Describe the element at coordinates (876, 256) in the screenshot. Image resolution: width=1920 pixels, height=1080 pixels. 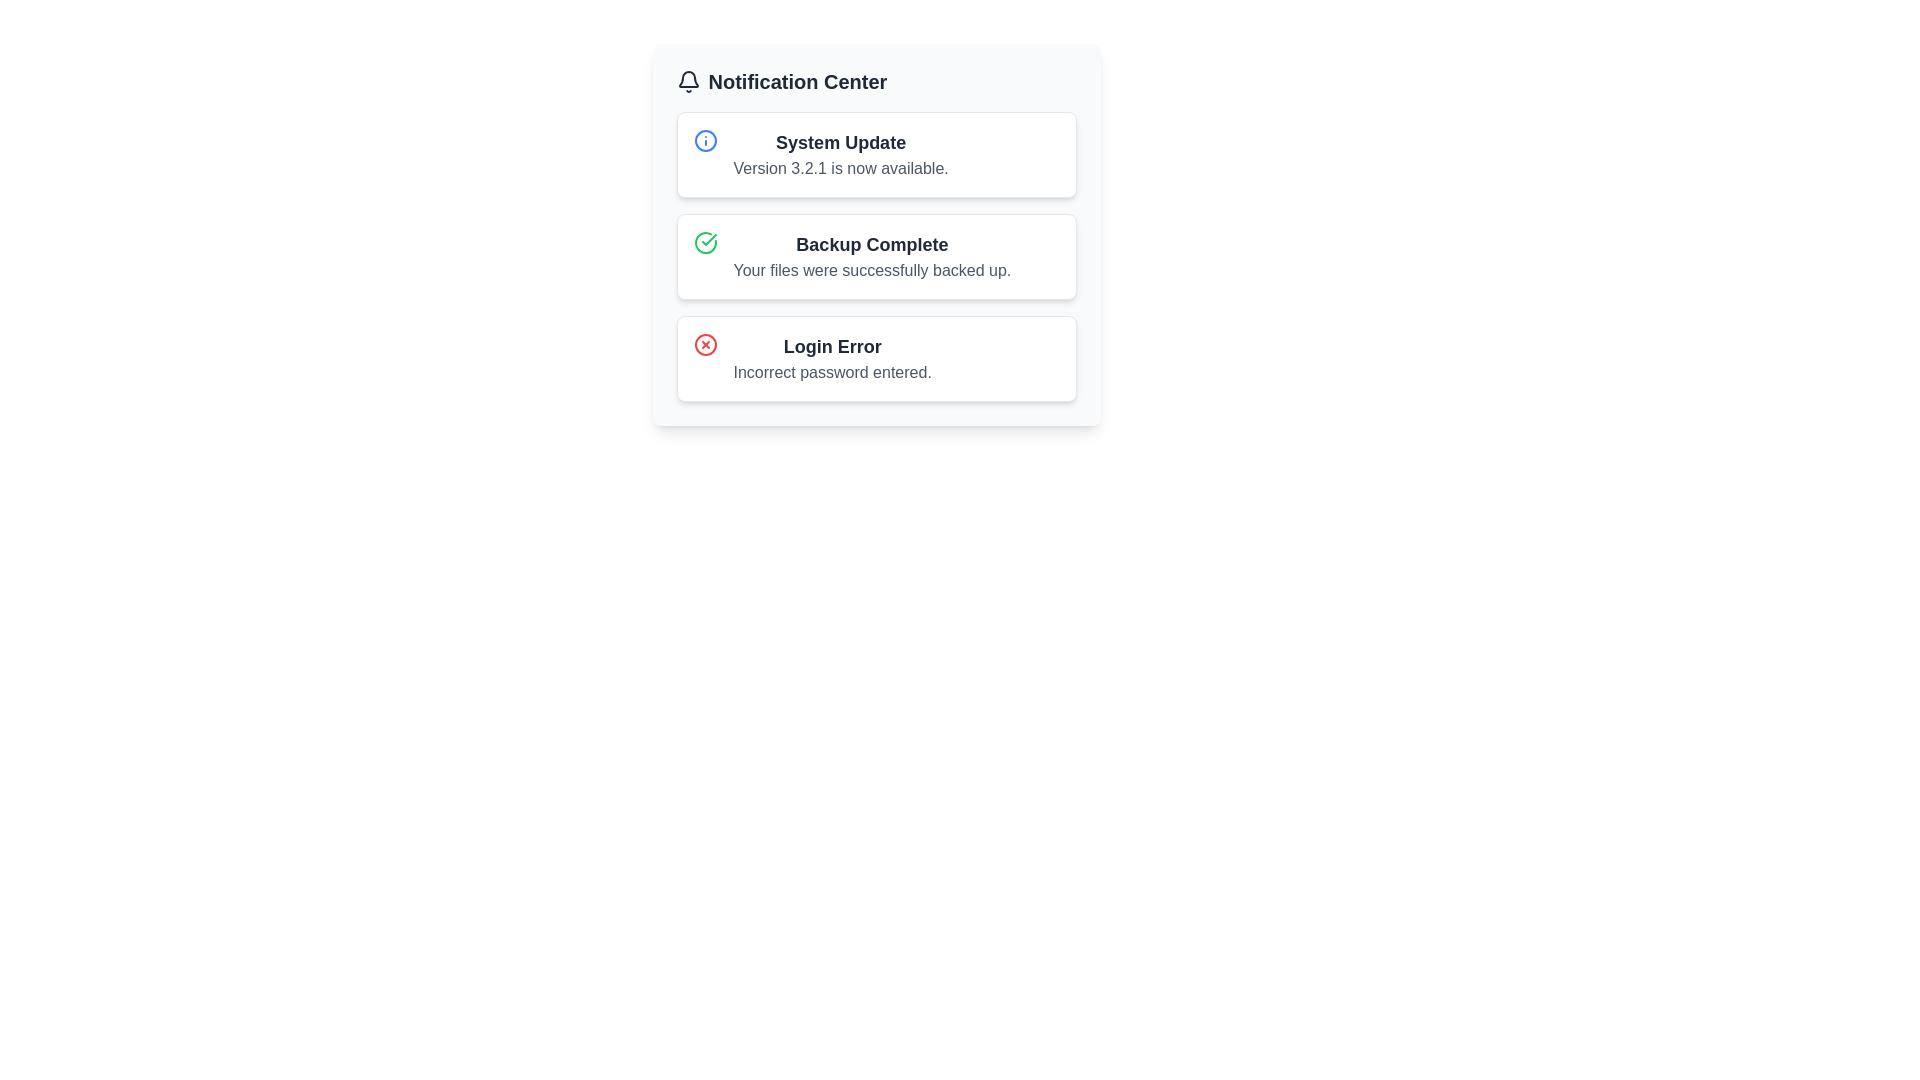
I see `the 'Backup Complete' notification in the Notification Center, which is the second notification listed and has a green checkmark icon` at that location.